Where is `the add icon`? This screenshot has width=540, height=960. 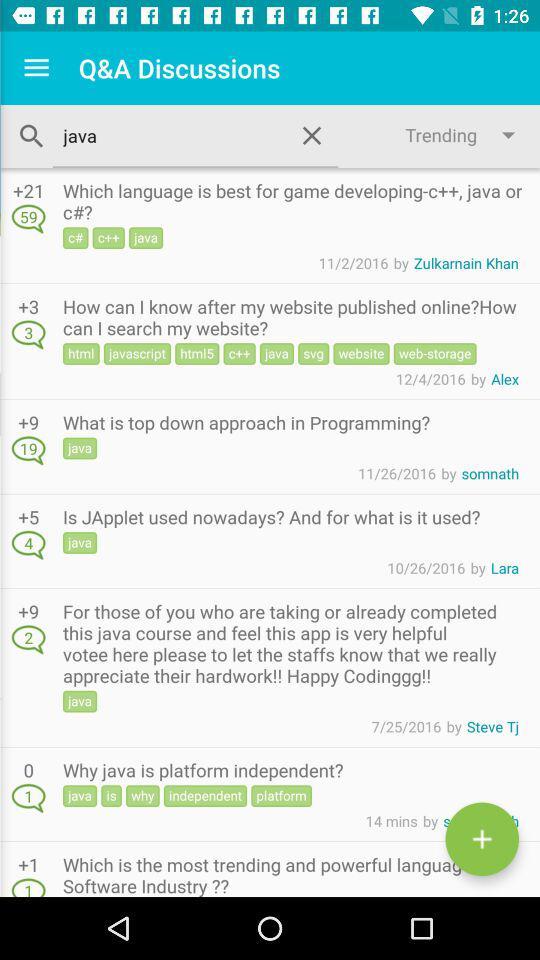 the add icon is located at coordinates (481, 839).